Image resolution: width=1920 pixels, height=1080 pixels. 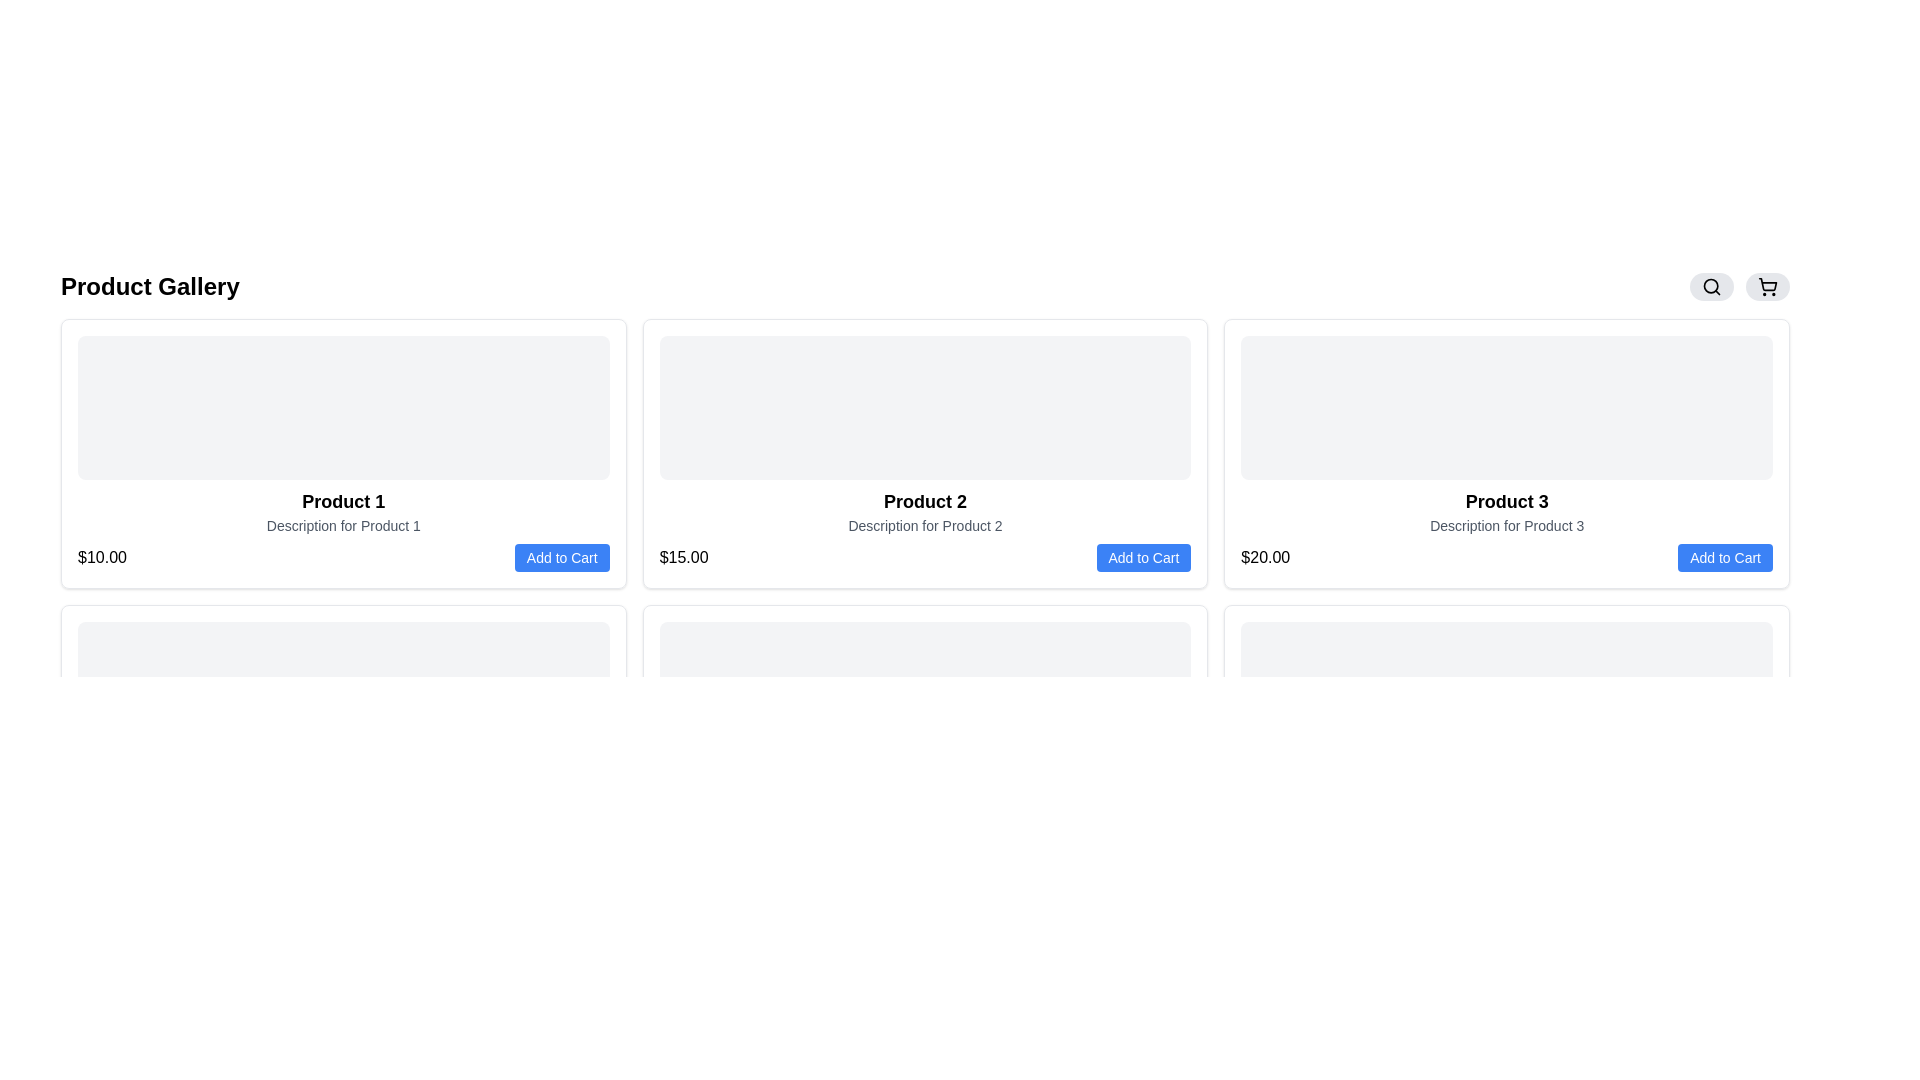 What do you see at coordinates (343, 524) in the screenshot?
I see `the descriptive text label for 'Product 1' located below the title and above the price '$10.00'` at bounding box center [343, 524].